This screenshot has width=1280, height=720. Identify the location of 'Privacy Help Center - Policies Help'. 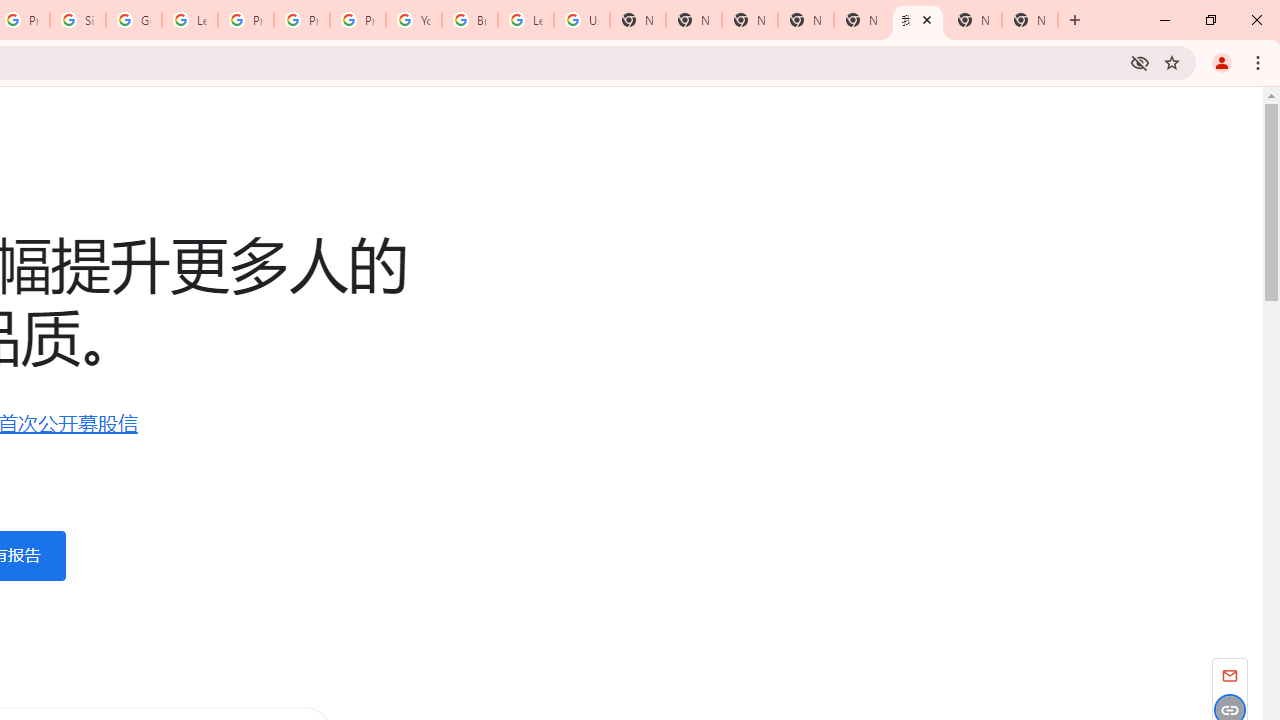
(244, 20).